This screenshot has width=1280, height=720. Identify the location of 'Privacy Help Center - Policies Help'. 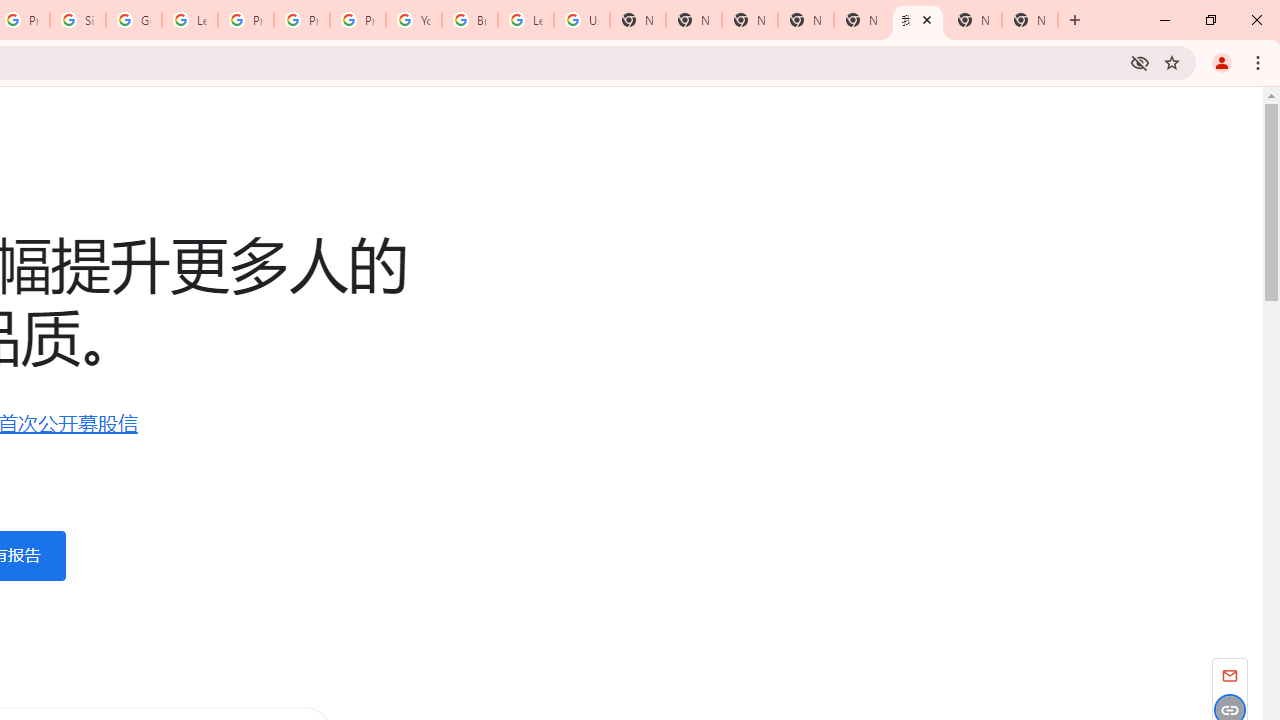
(244, 20).